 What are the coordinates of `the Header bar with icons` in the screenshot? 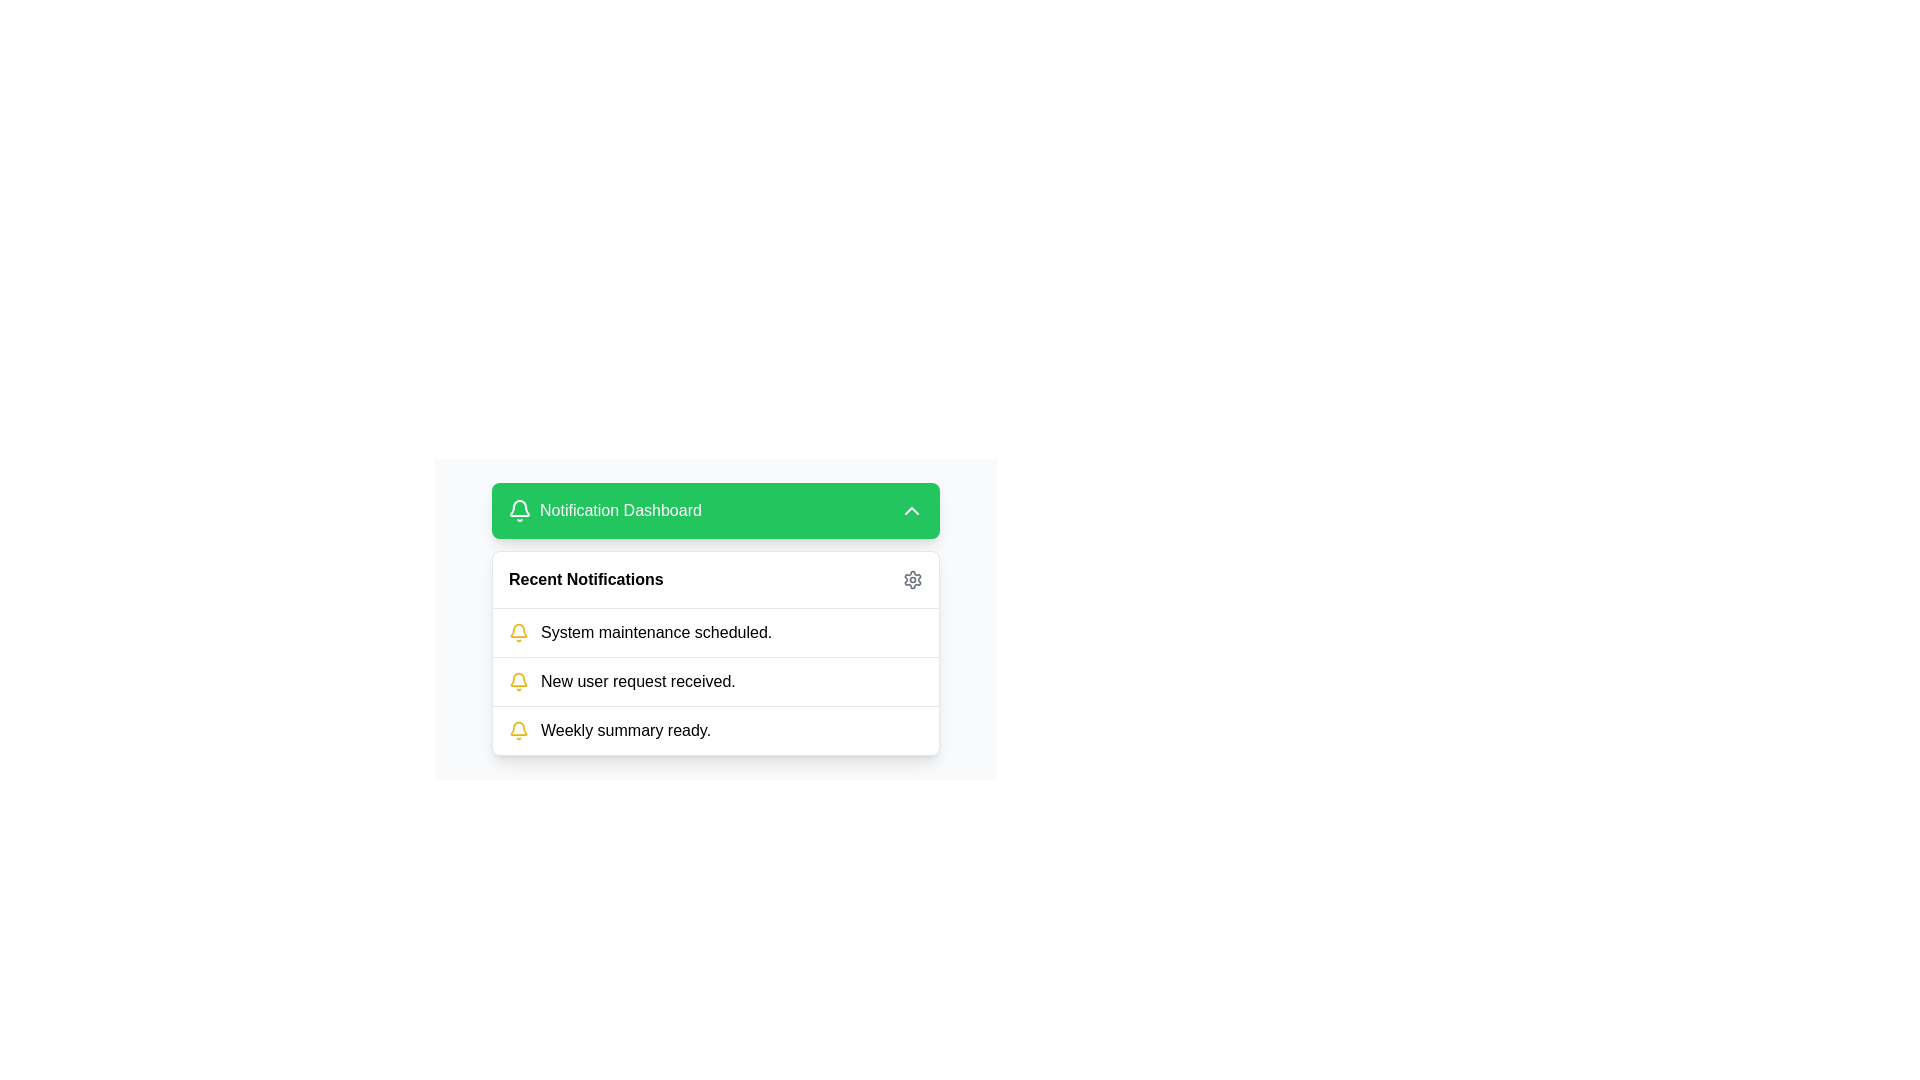 It's located at (715, 617).